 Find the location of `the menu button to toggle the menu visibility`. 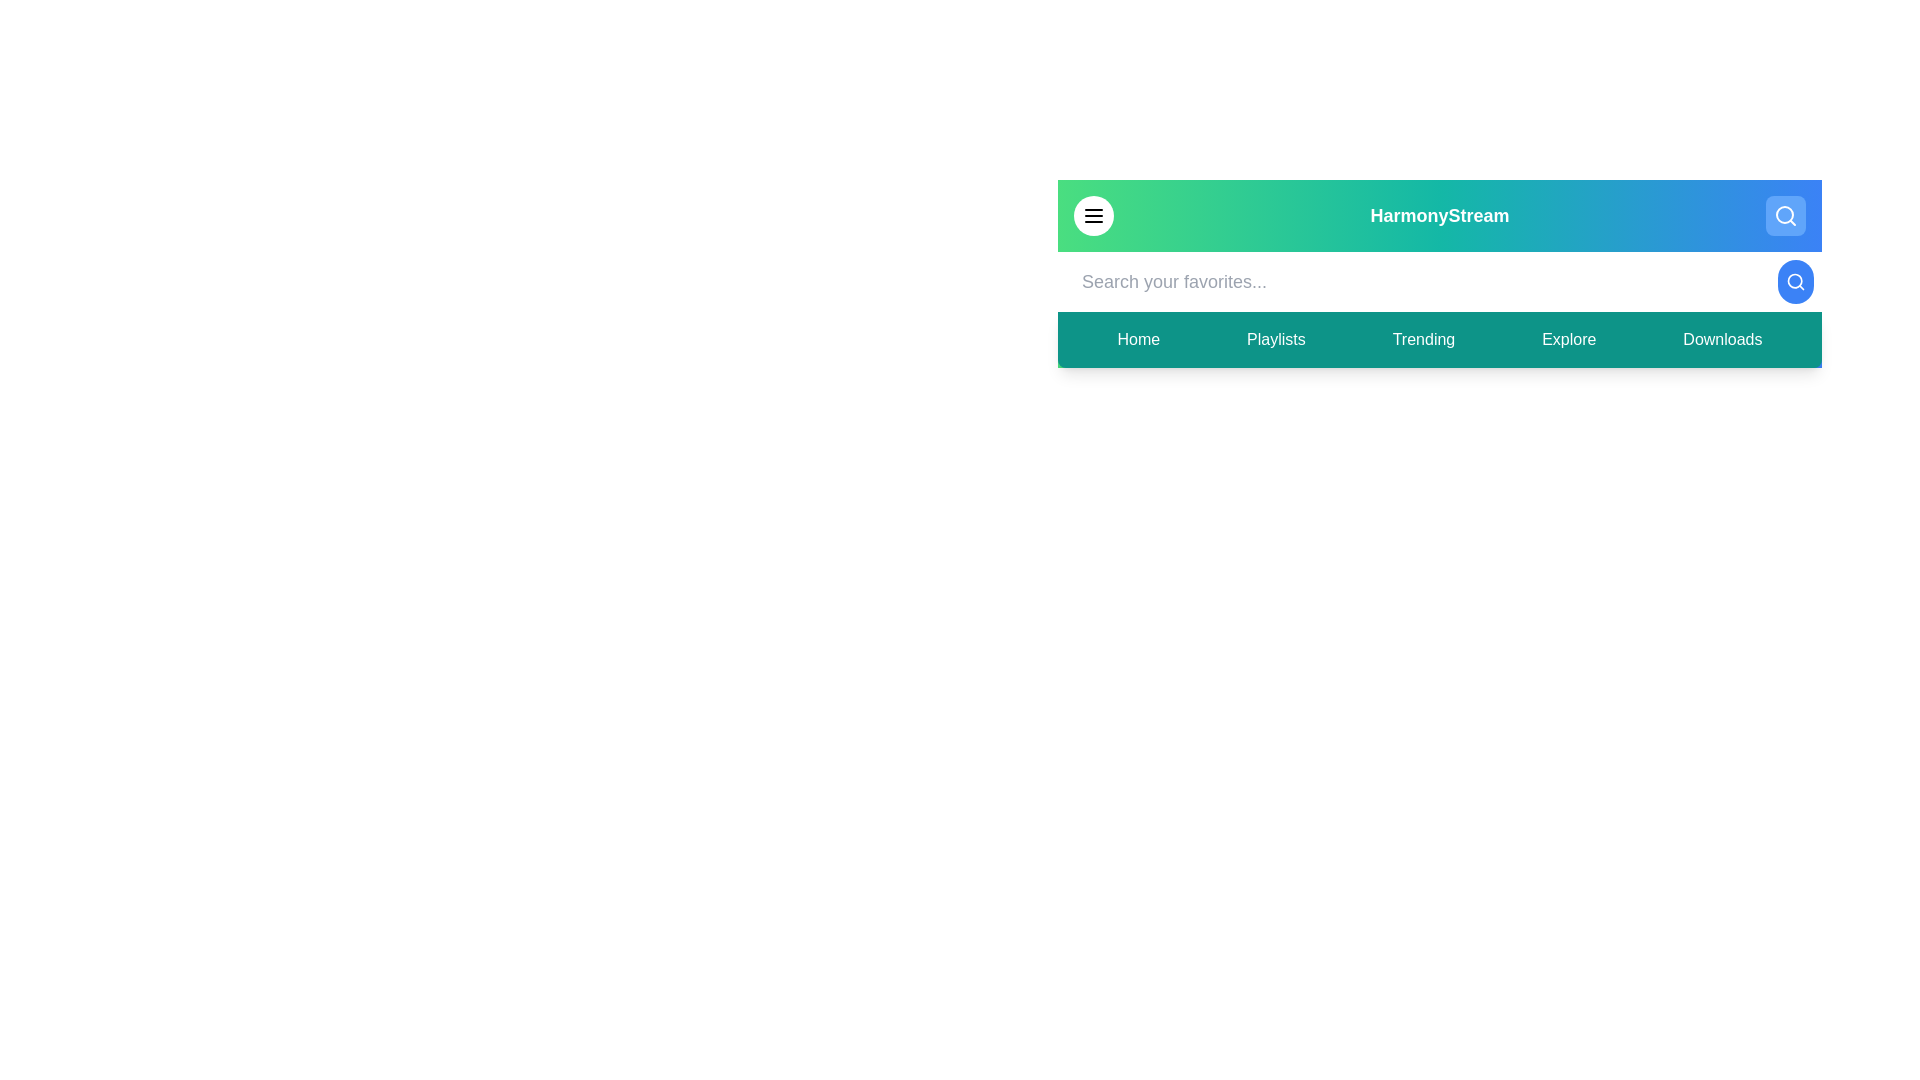

the menu button to toggle the menu visibility is located at coordinates (1093, 216).